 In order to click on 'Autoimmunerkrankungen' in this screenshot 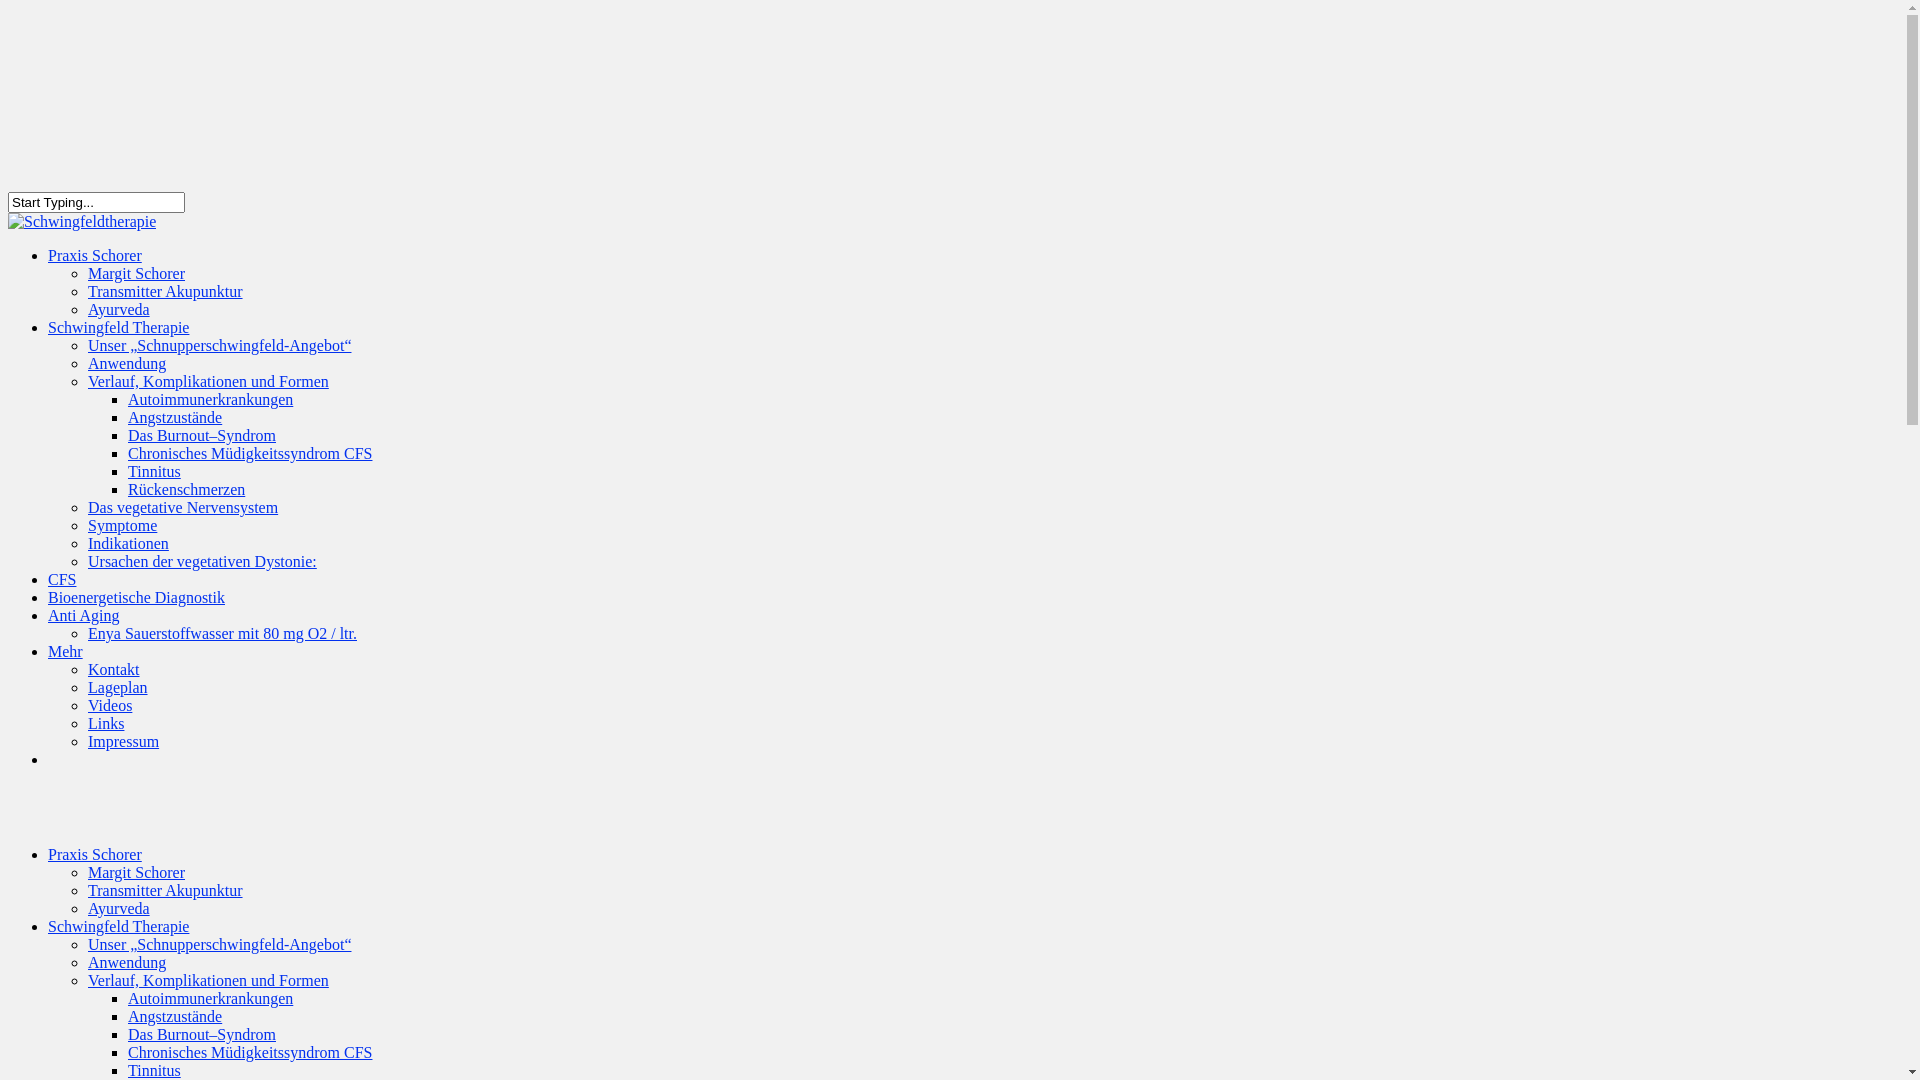, I will do `click(127, 399)`.